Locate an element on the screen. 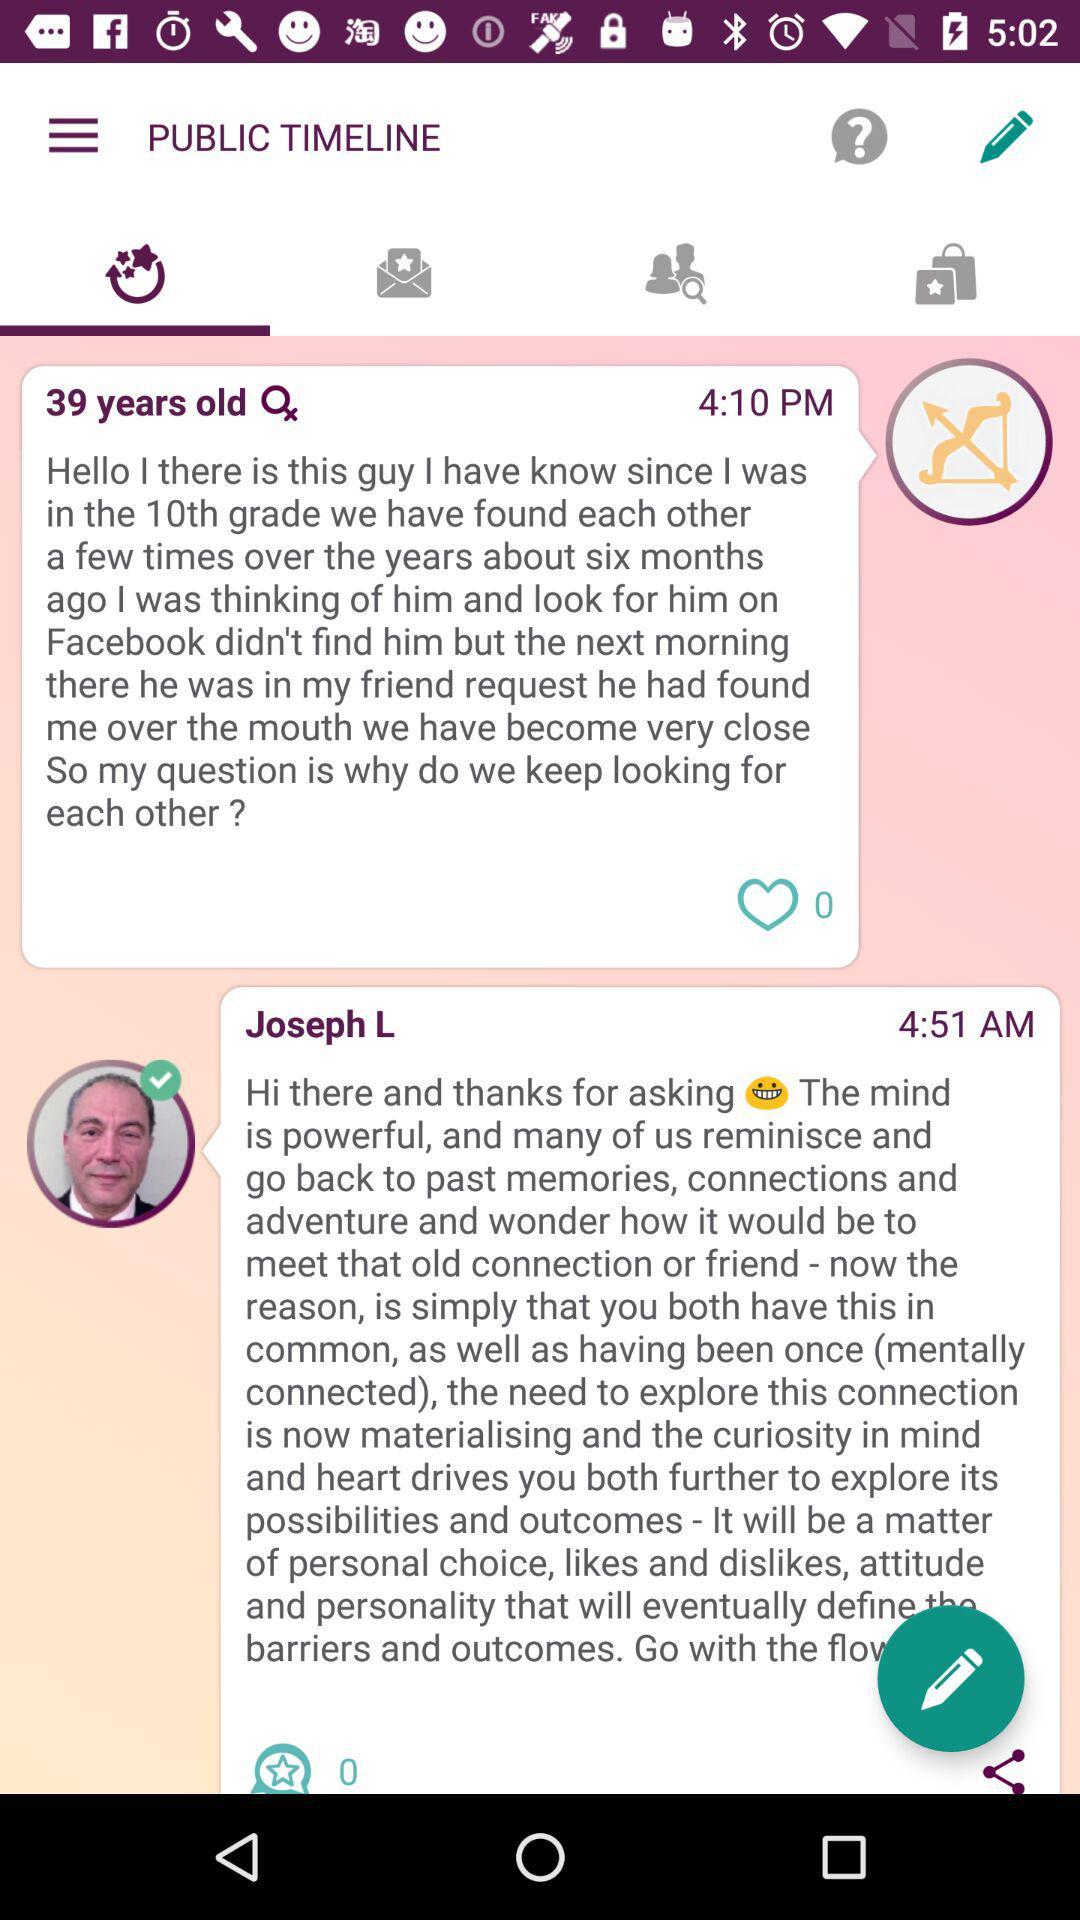 The width and height of the screenshot is (1080, 1920). profile is located at coordinates (111, 1143).